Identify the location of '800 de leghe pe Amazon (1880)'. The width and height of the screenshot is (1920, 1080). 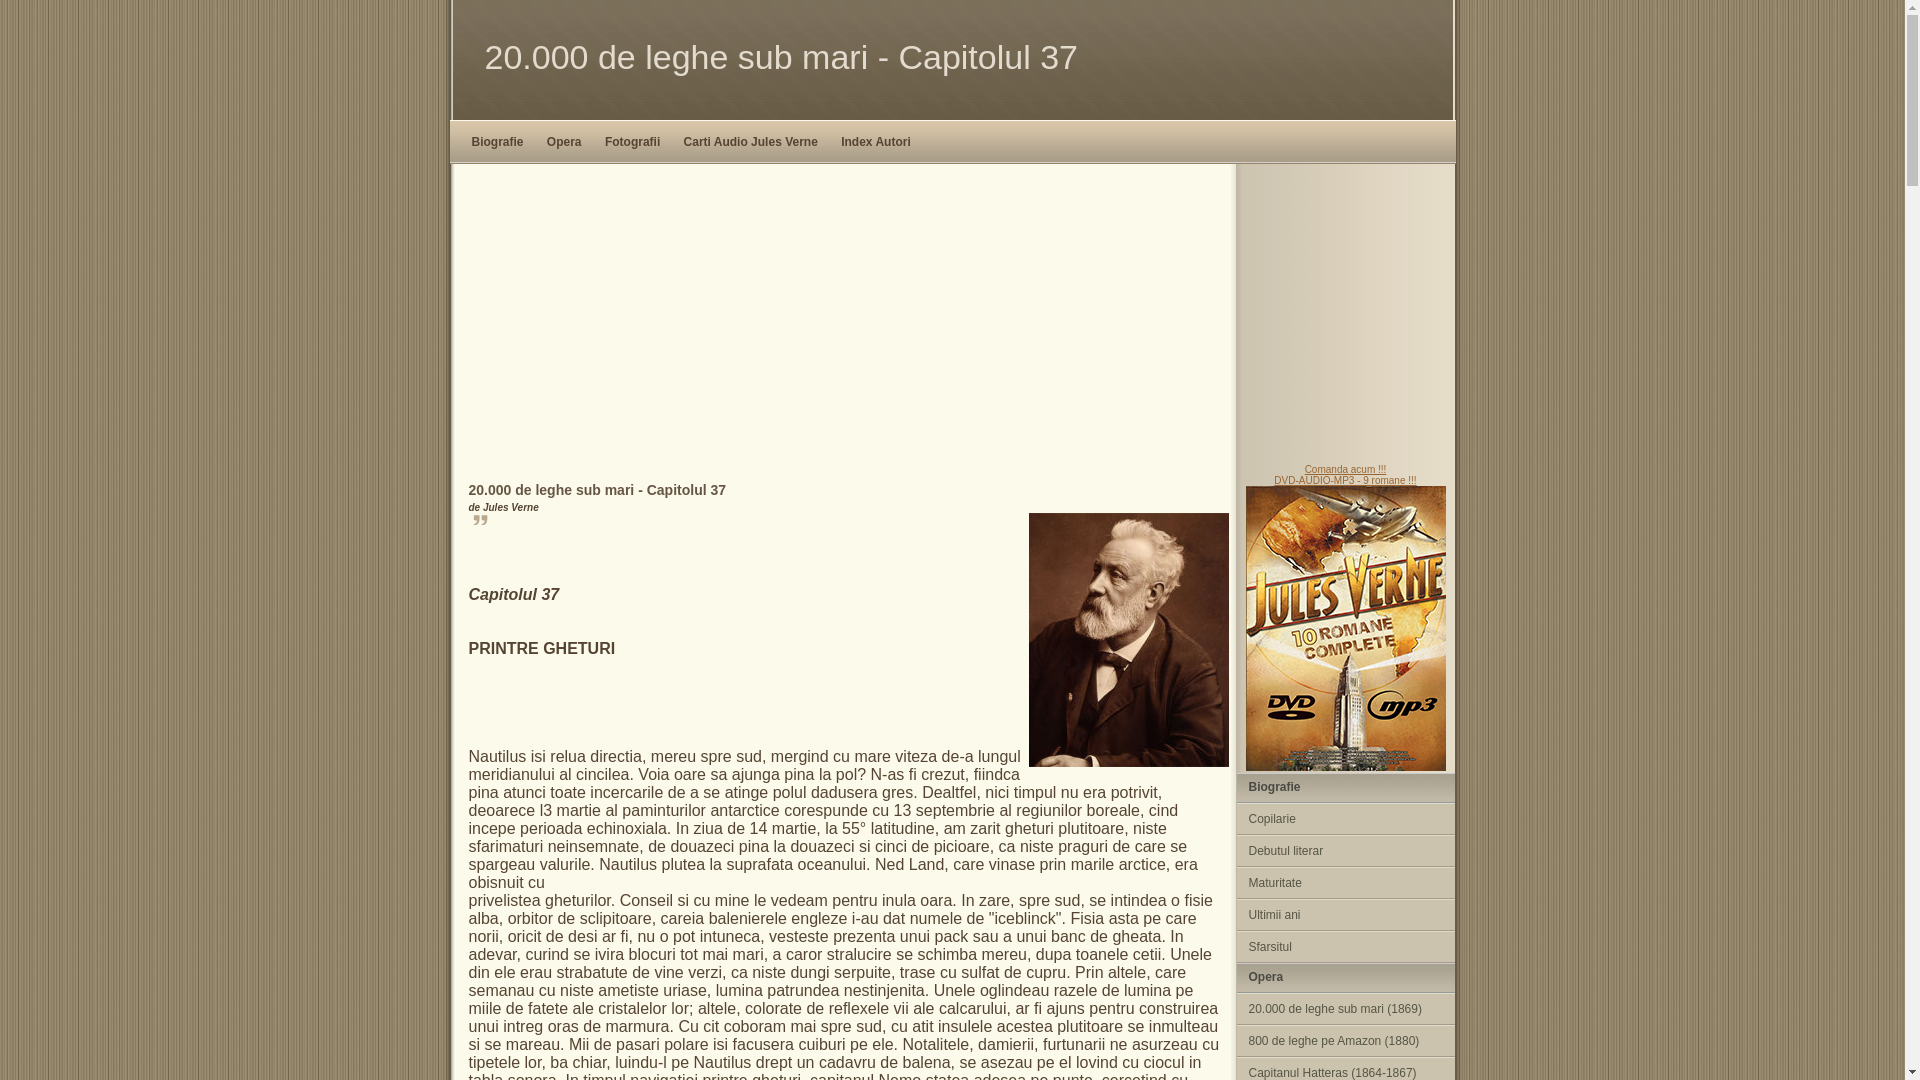
(1235, 1040).